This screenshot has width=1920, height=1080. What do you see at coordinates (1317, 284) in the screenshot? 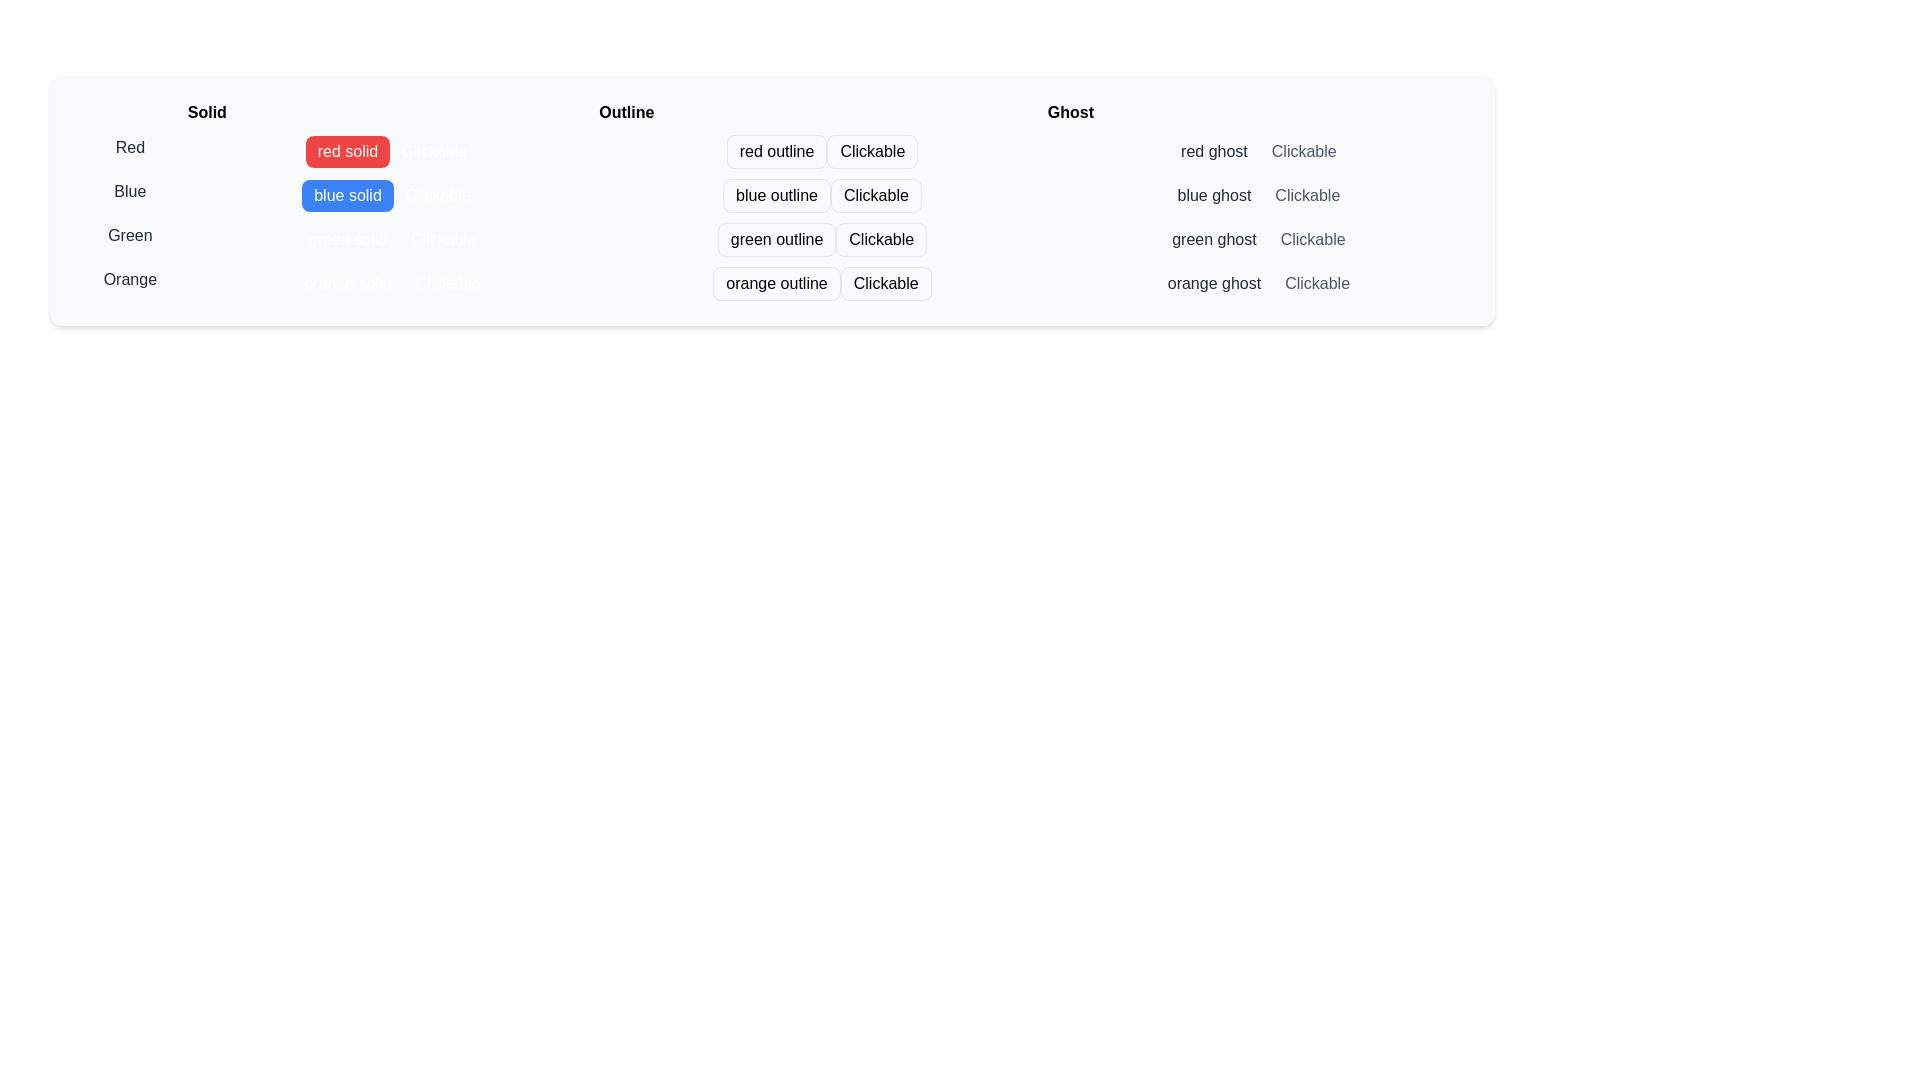
I see `the text label located in the 'Ghost' table row, which indicates that the corresponding option is interactable but does not perform any specific action on direct interaction` at bounding box center [1317, 284].